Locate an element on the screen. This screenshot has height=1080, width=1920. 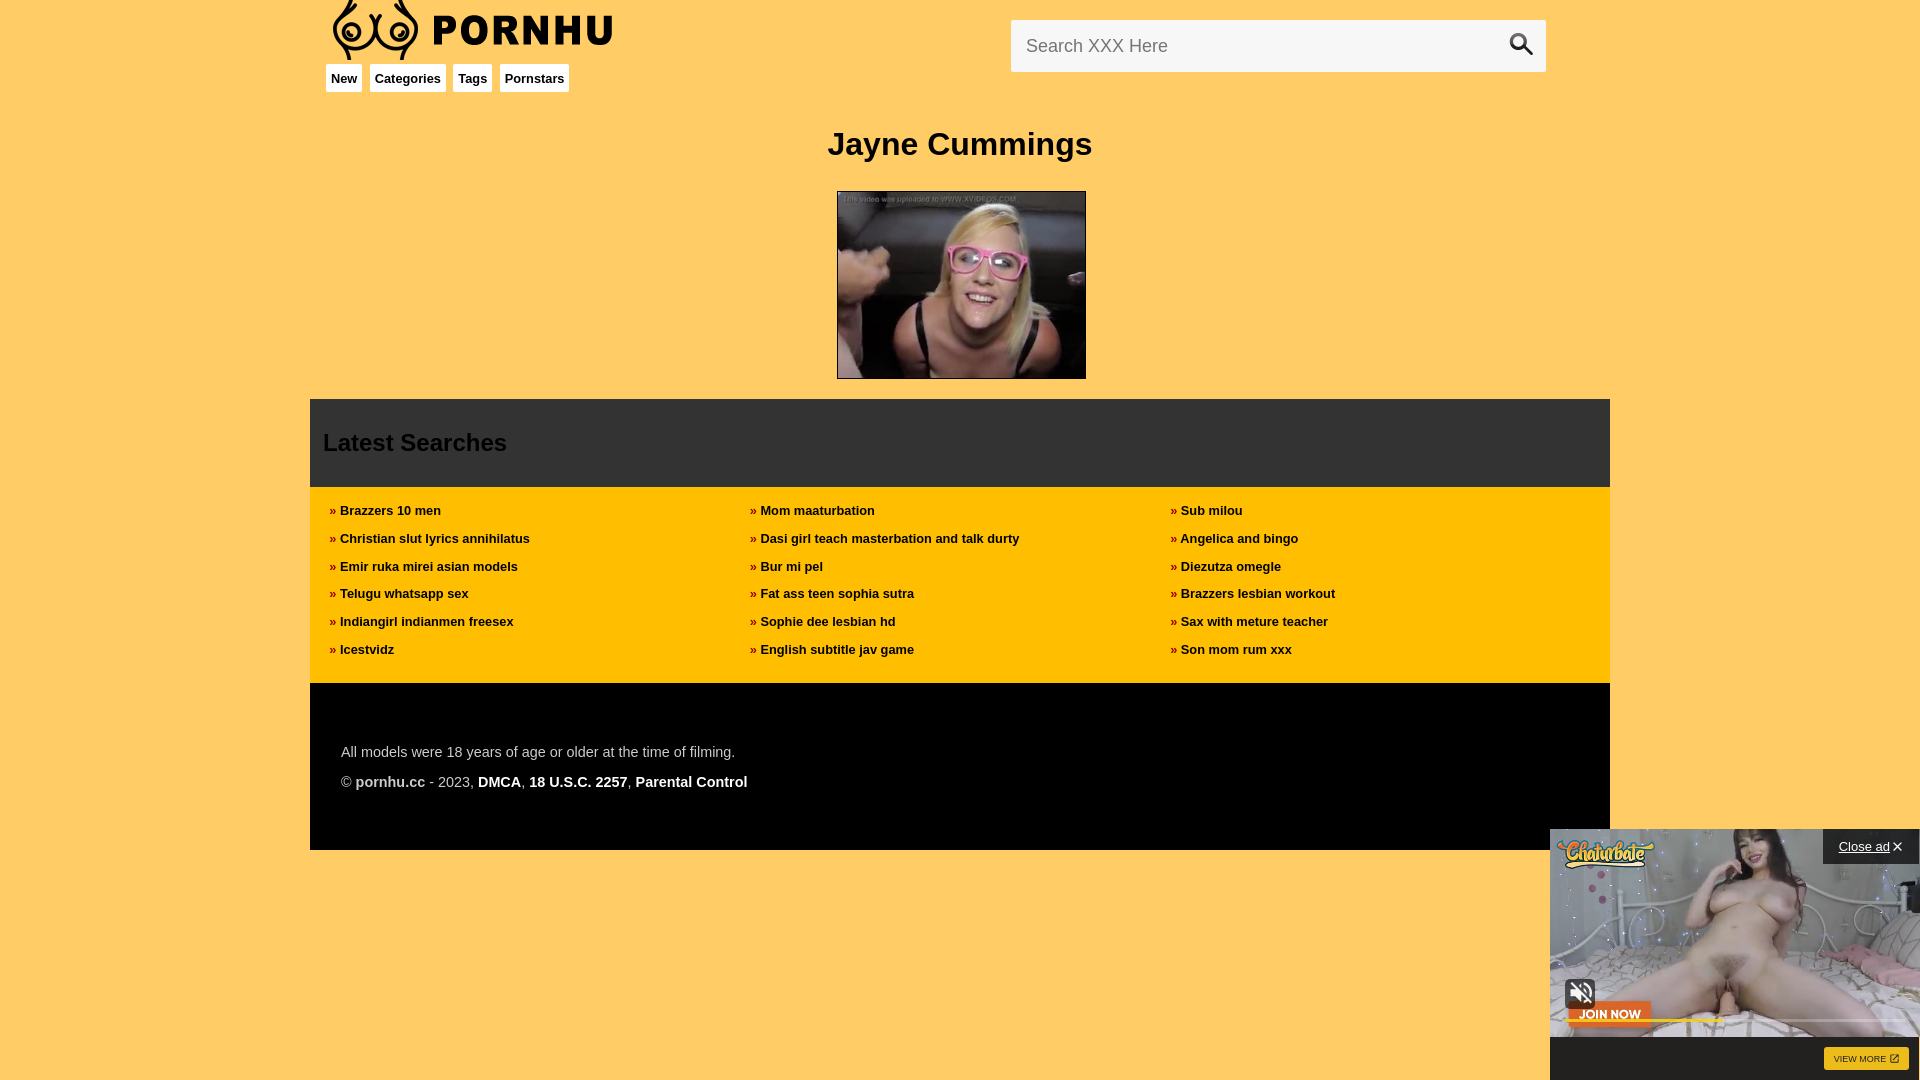
'Indiangirl indianmen freesex' is located at coordinates (426, 620).